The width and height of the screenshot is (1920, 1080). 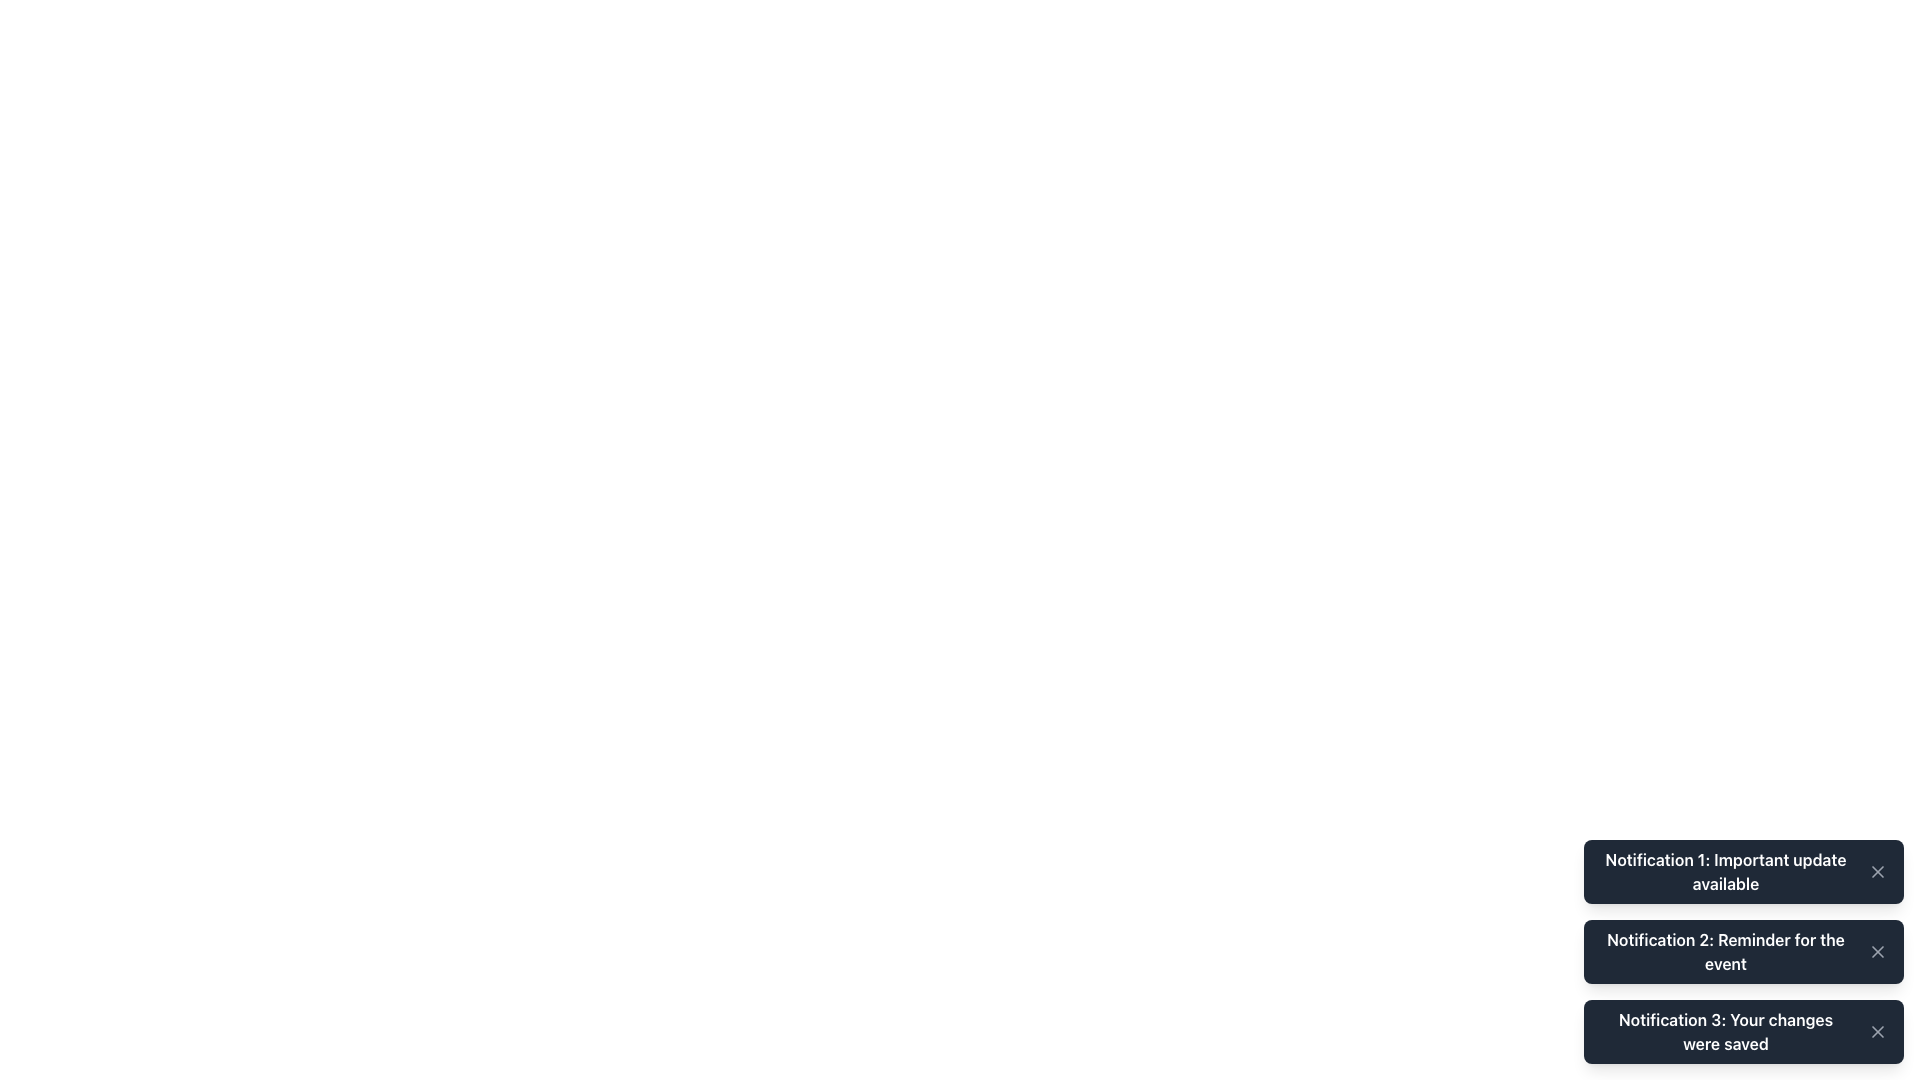 I want to click on the close button located in the top-right corner of the second notification card, so click(x=1876, y=951).